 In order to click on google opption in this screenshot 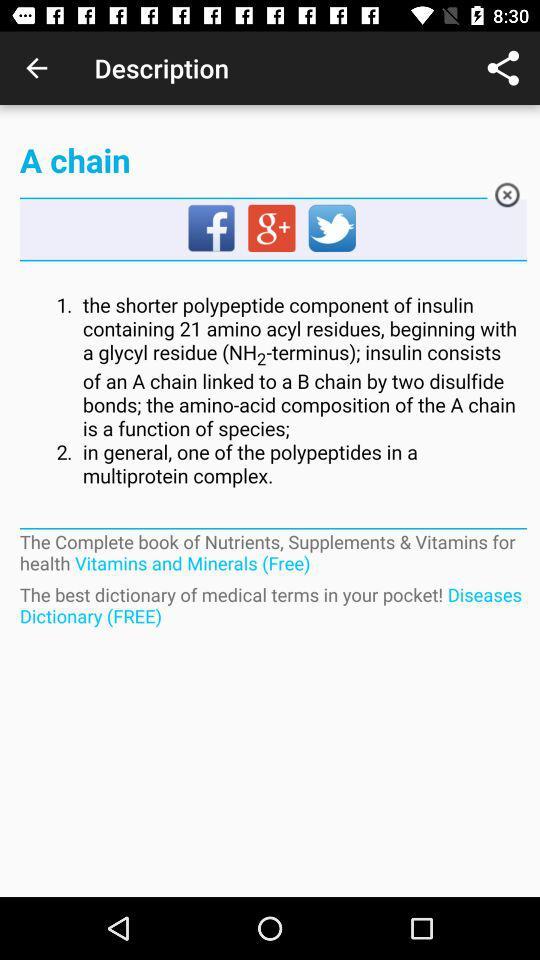, I will do `click(272, 229)`.